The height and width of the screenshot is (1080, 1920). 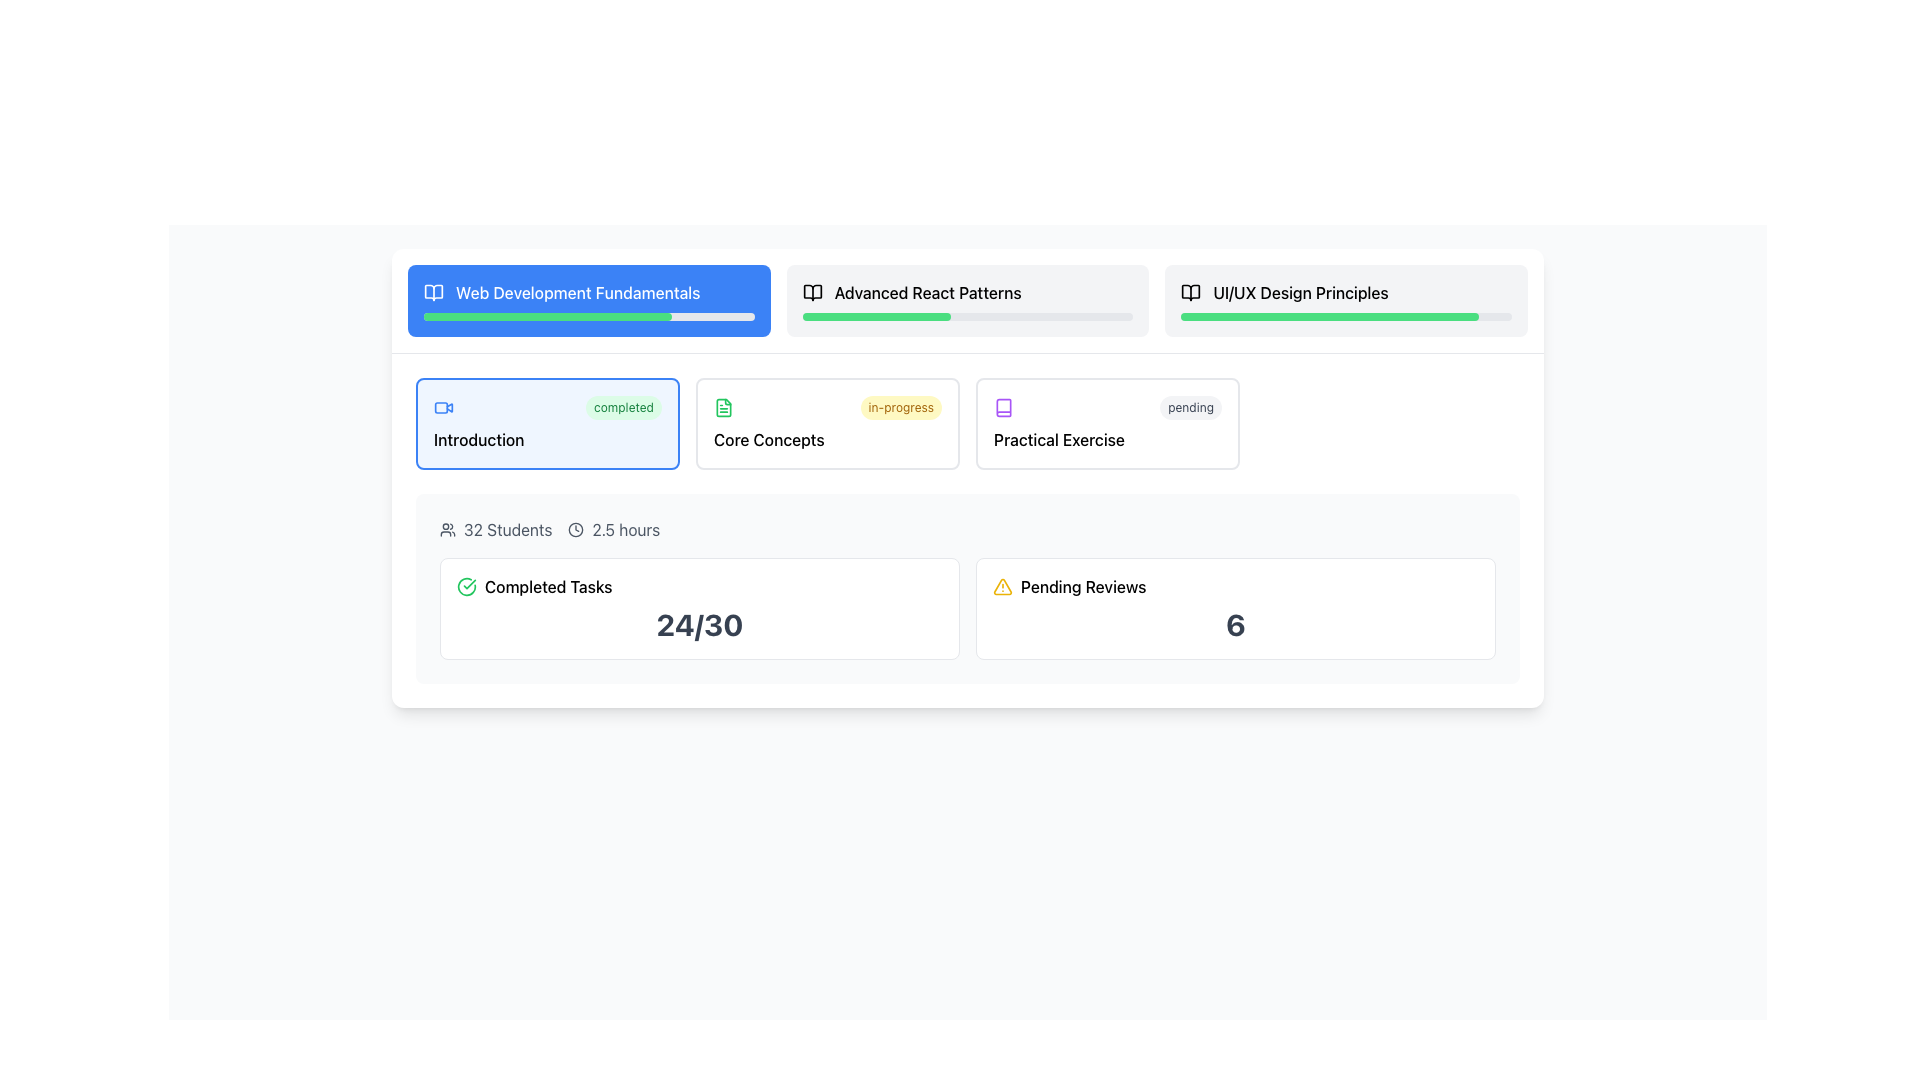 I want to click on the status indicator text label displaying 'pending', located to the right of the purple book icon in the 'Practical Exercise' box, so click(x=1191, y=407).